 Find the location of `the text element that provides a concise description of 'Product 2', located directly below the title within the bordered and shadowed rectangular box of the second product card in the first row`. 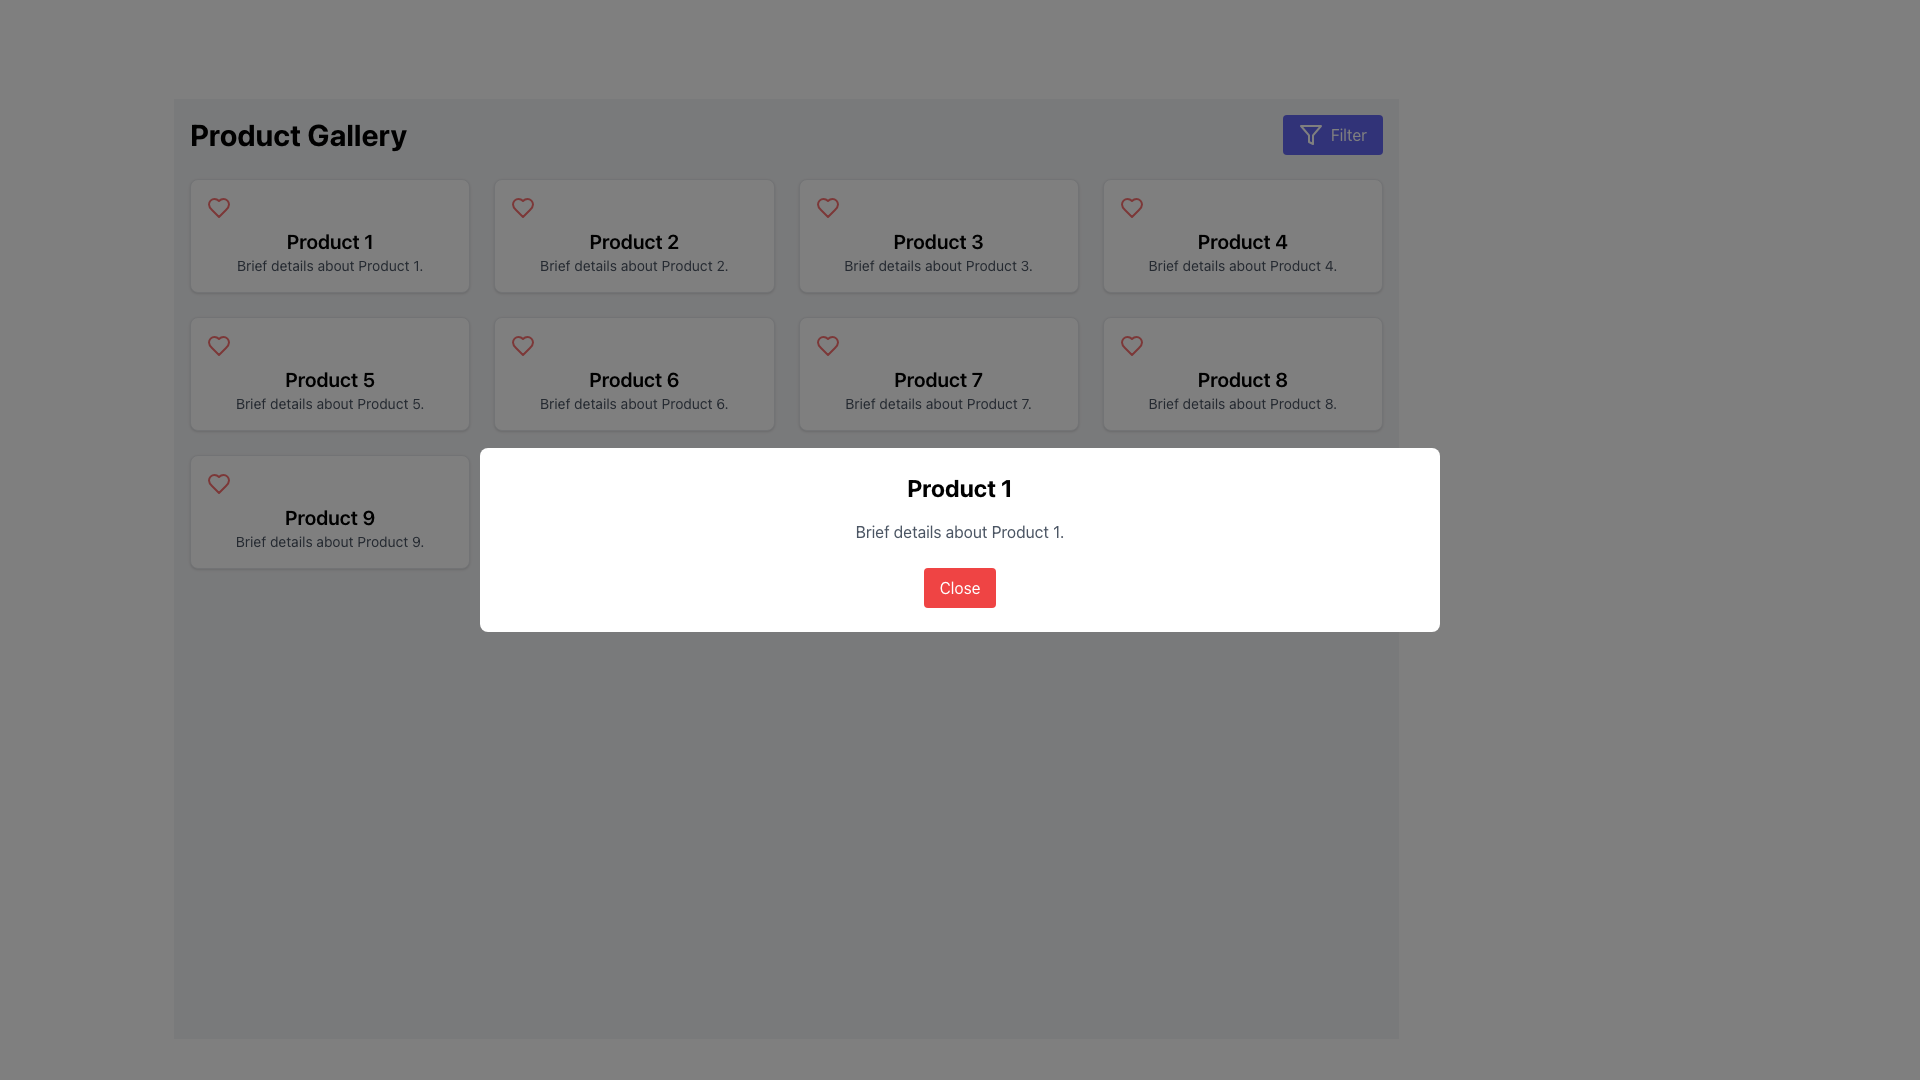

the text element that provides a concise description of 'Product 2', located directly below the title within the bordered and shadowed rectangular box of the second product card in the first row is located at coordinates (633, 265).